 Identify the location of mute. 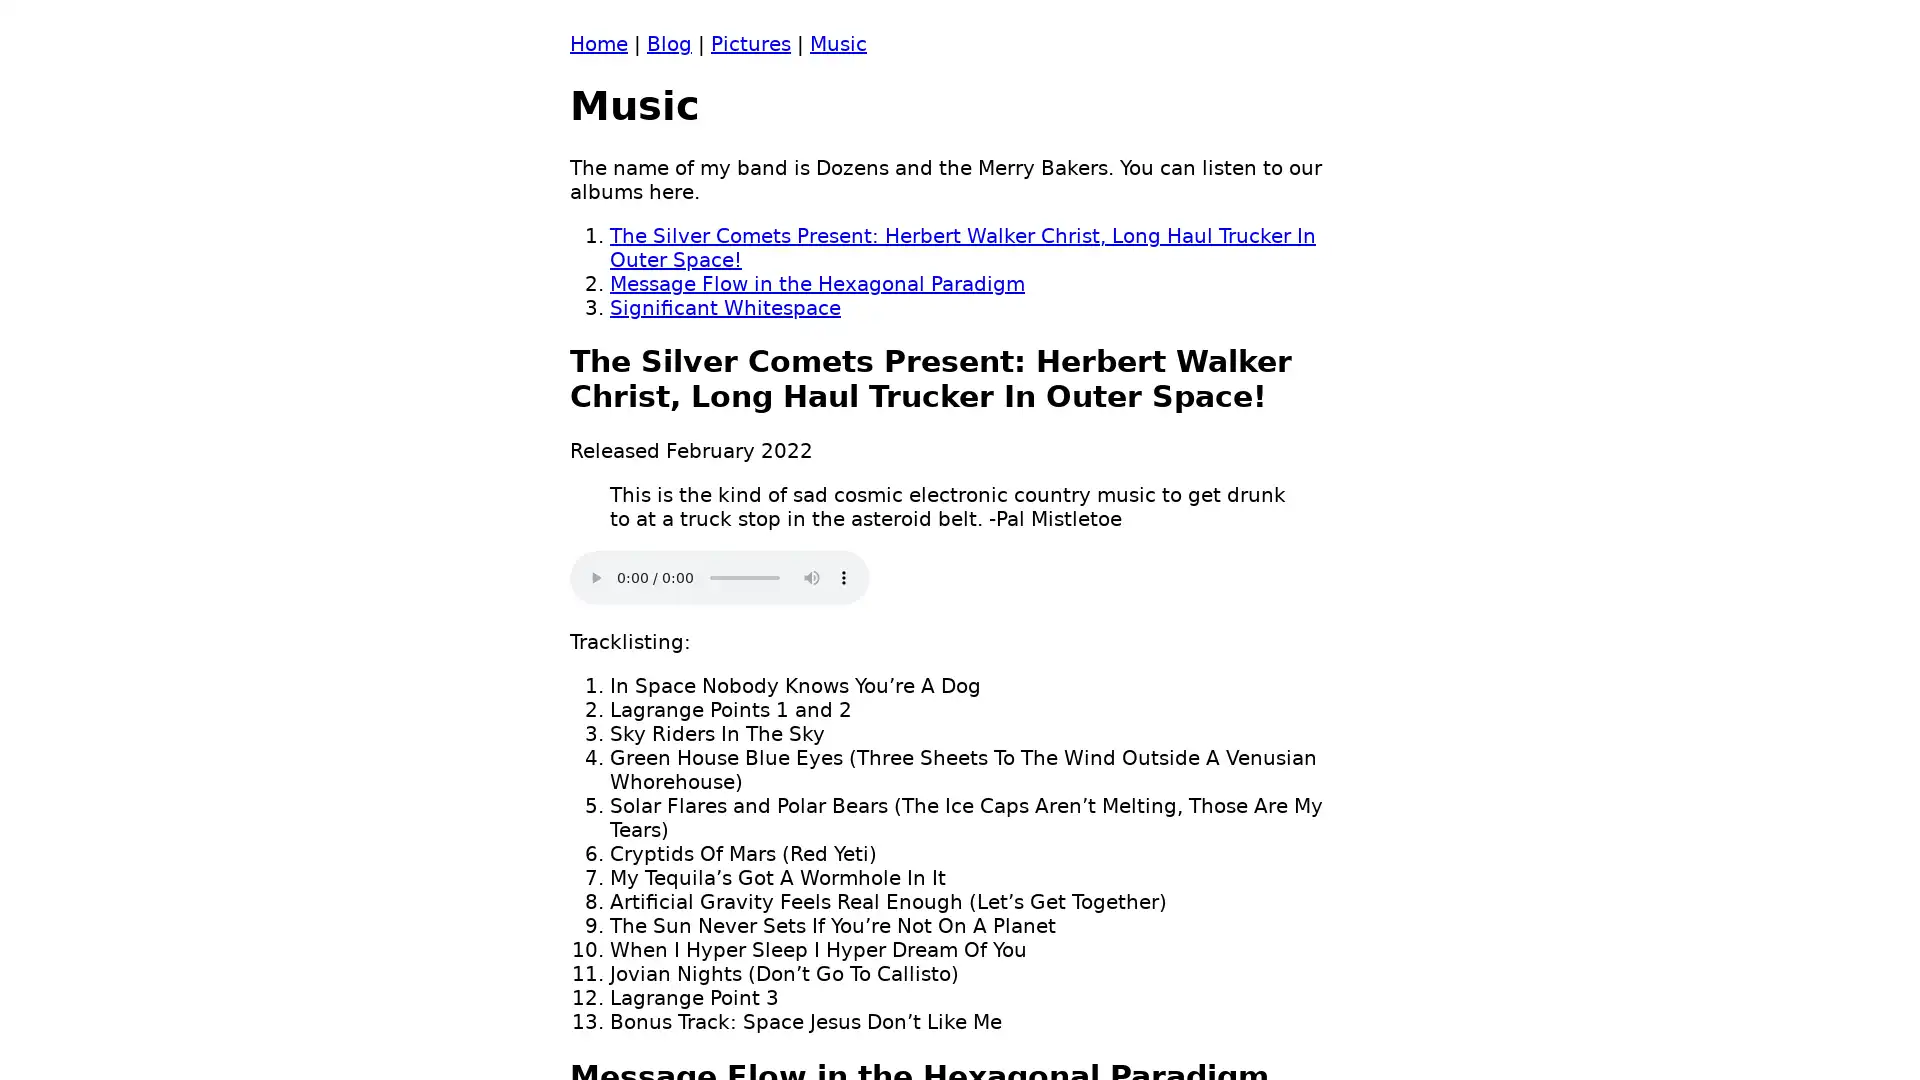
(811, 578).